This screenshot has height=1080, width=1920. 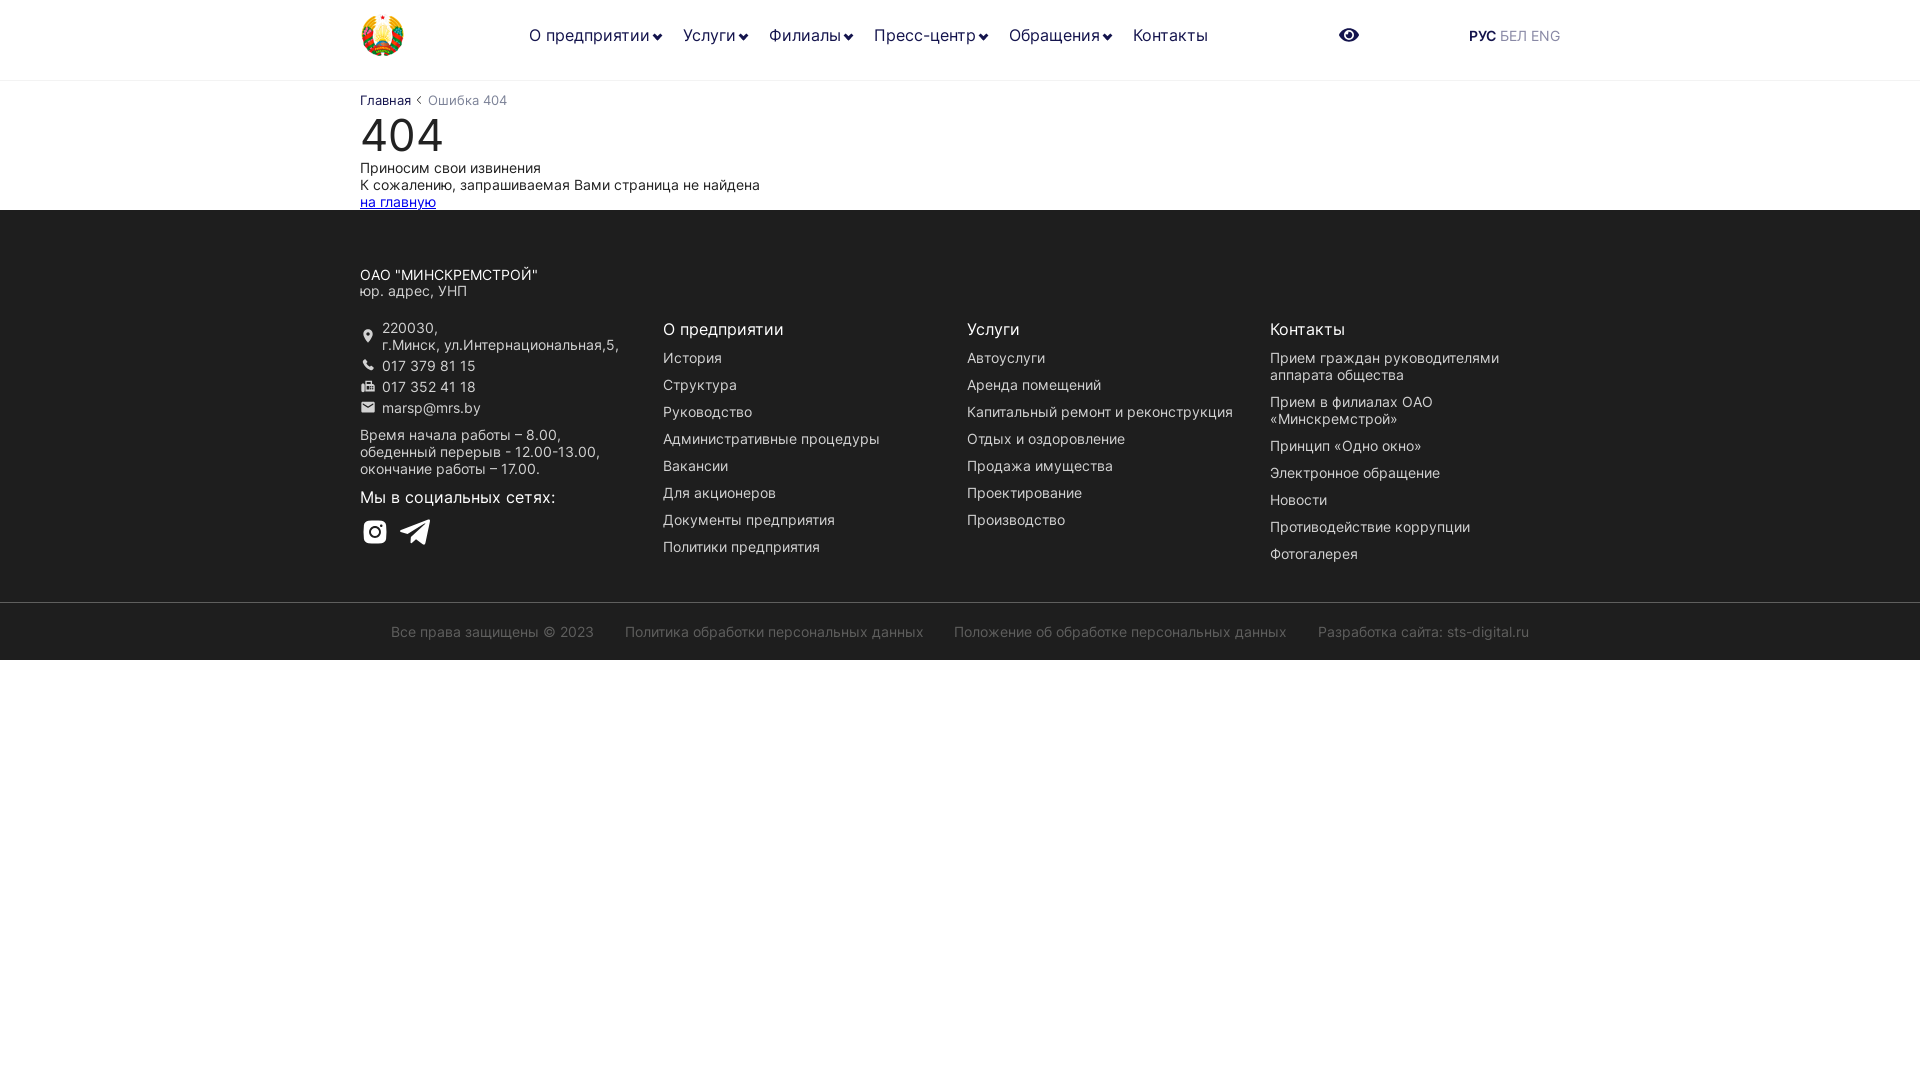 What do you see at coordinates (427, 365) in the screenshot?
I see `'017 379 81 15'` at bounding box center [427, 365].